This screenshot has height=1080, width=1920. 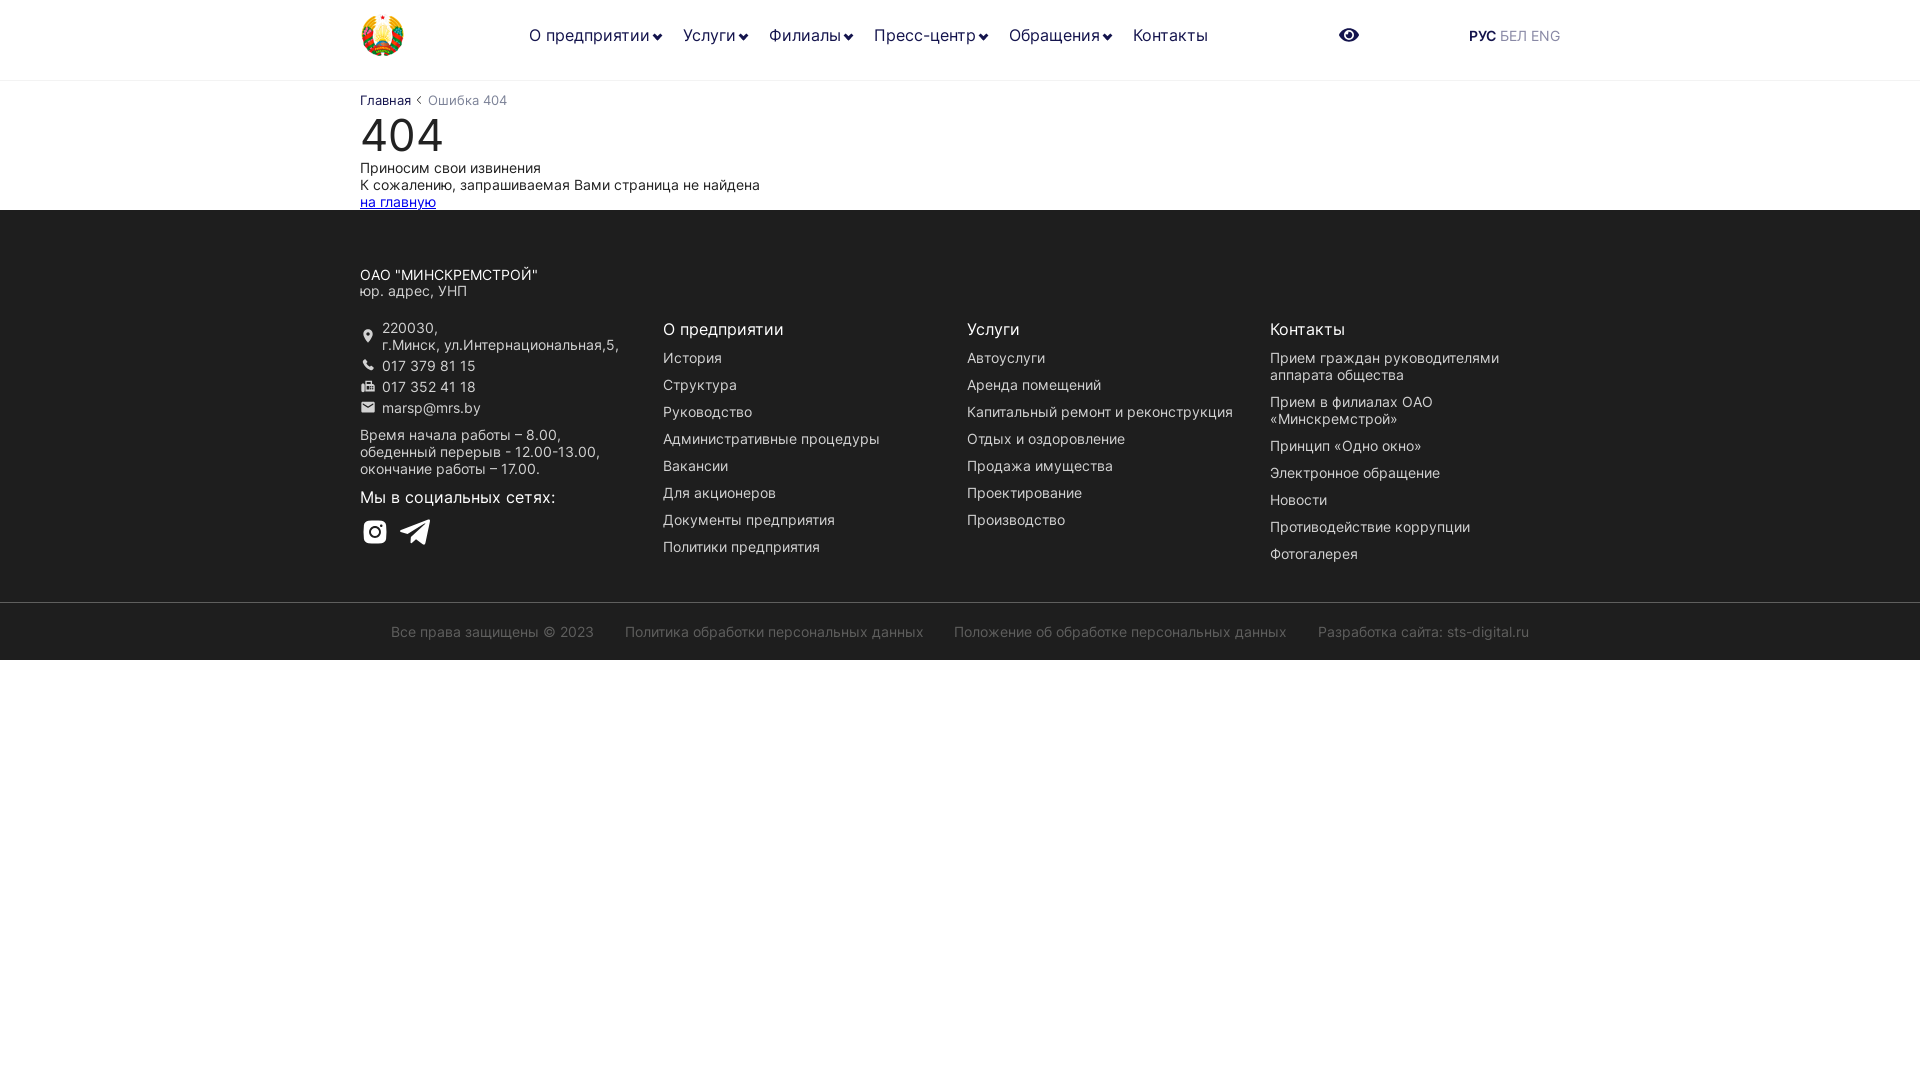 What do you see at coordinates (427, 365) in the screenshot?
I see `'017 379 81 15'` at bounding box center [427, 365].